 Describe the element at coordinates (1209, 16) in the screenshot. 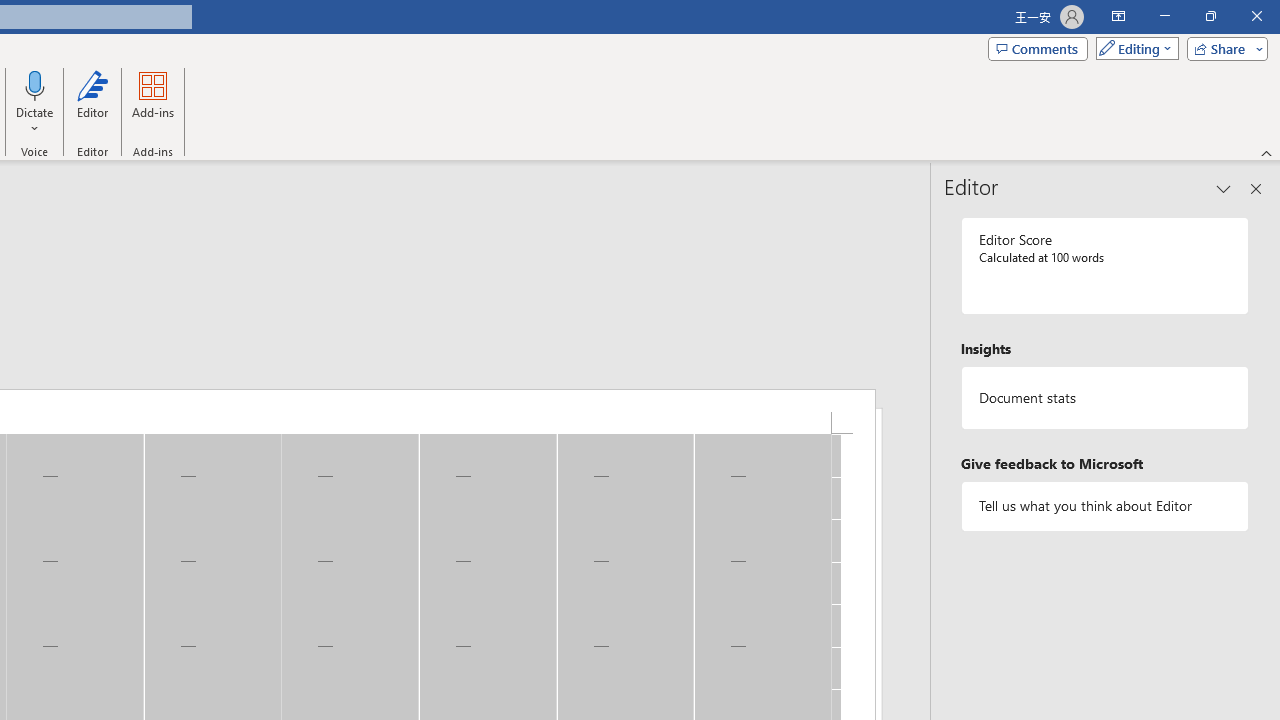

I see `'Restore Down'` at that location.